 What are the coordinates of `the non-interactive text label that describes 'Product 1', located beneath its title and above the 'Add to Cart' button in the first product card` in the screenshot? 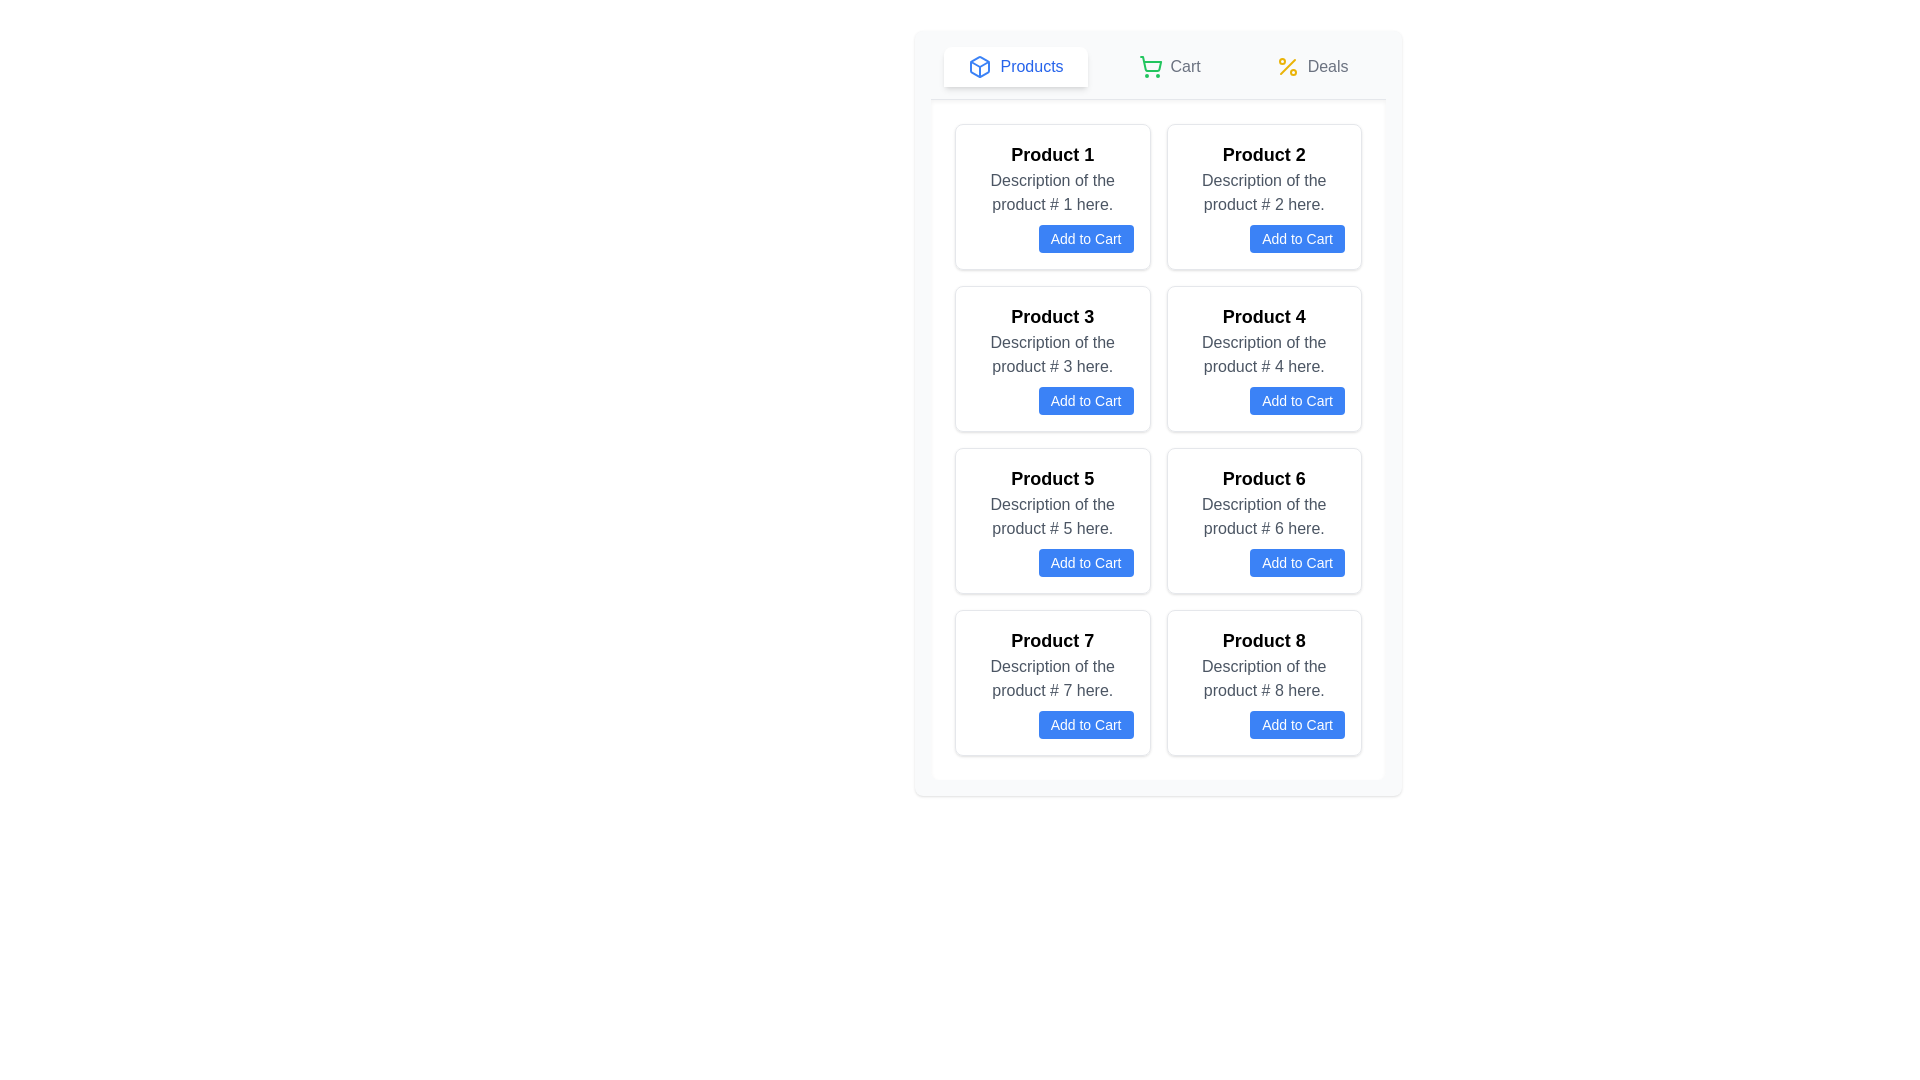 It's located at (1051, 192).